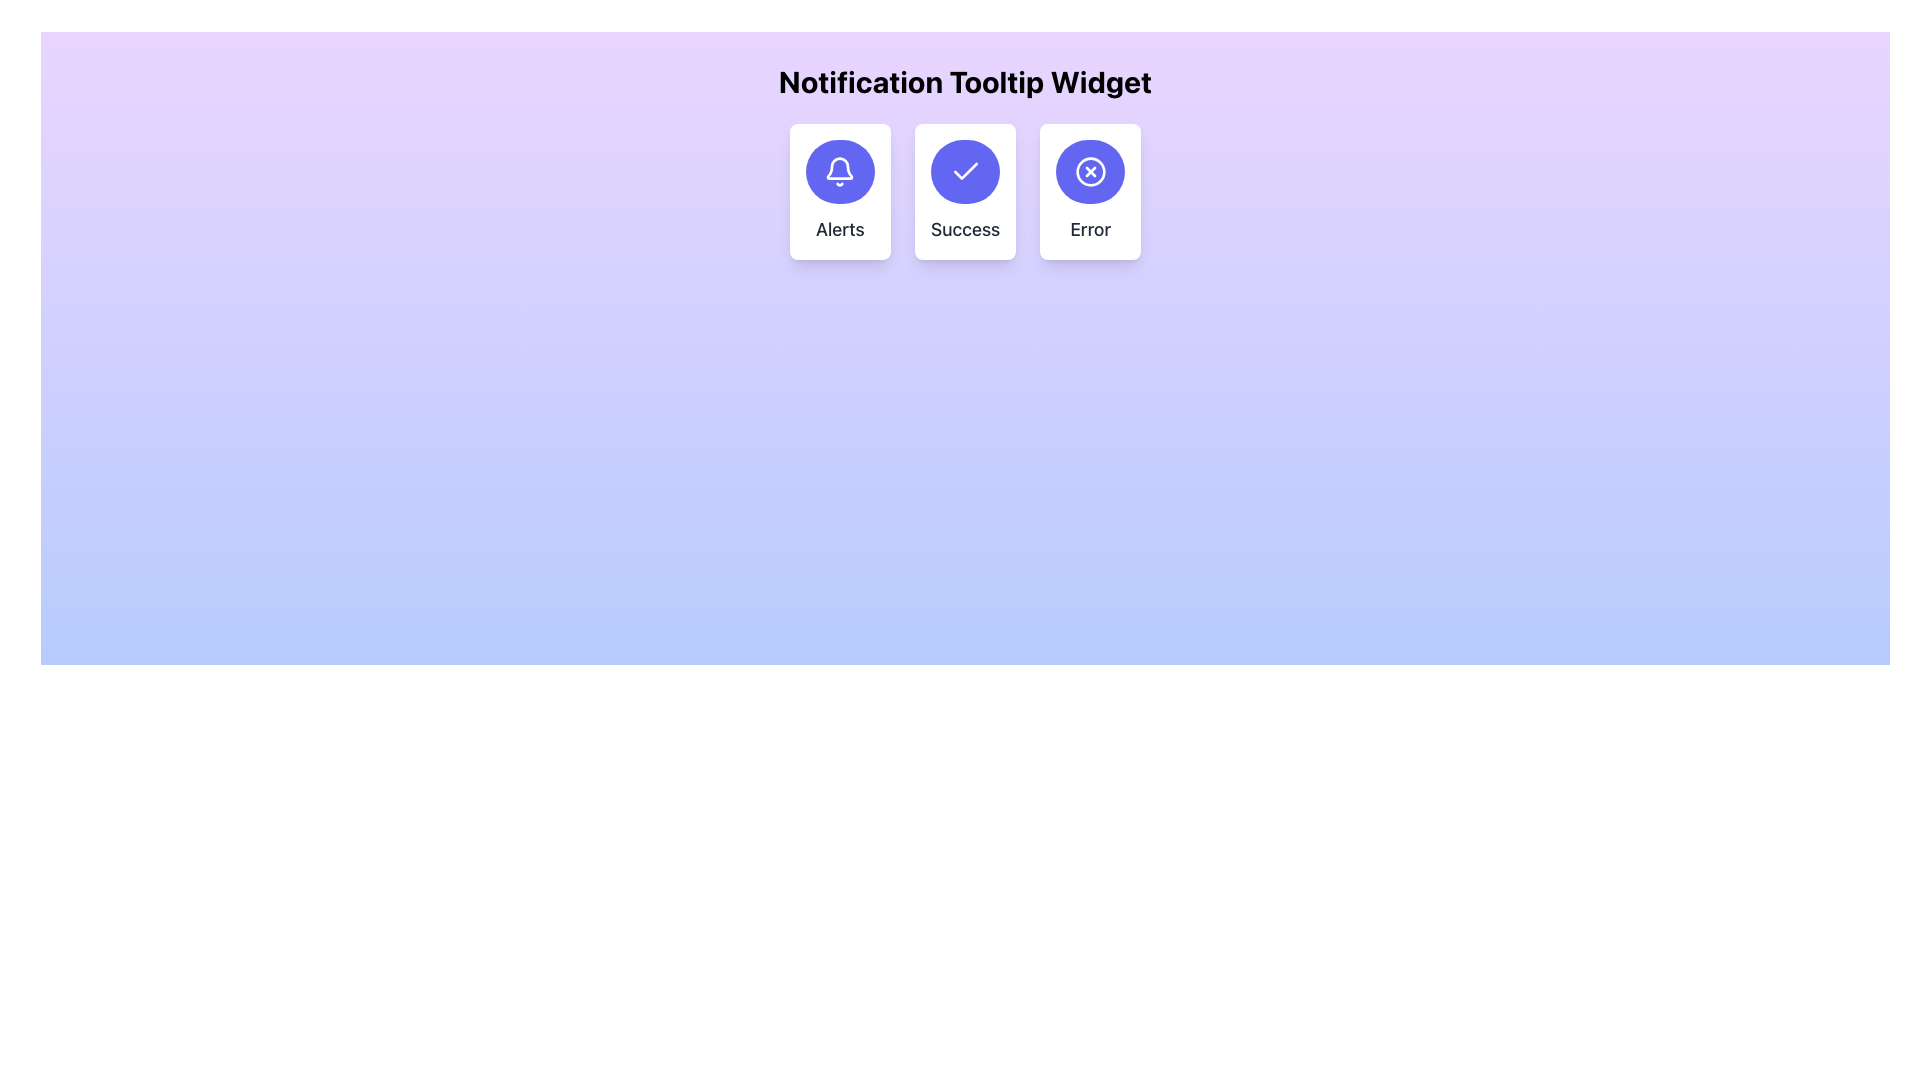  What do you see at coordinates (965, 171) in the screenshot?
I see `the 'Success' button by clicking on the central icon that represents a successful action or state, located within the blue circular background` at bounding box center [965, 171].